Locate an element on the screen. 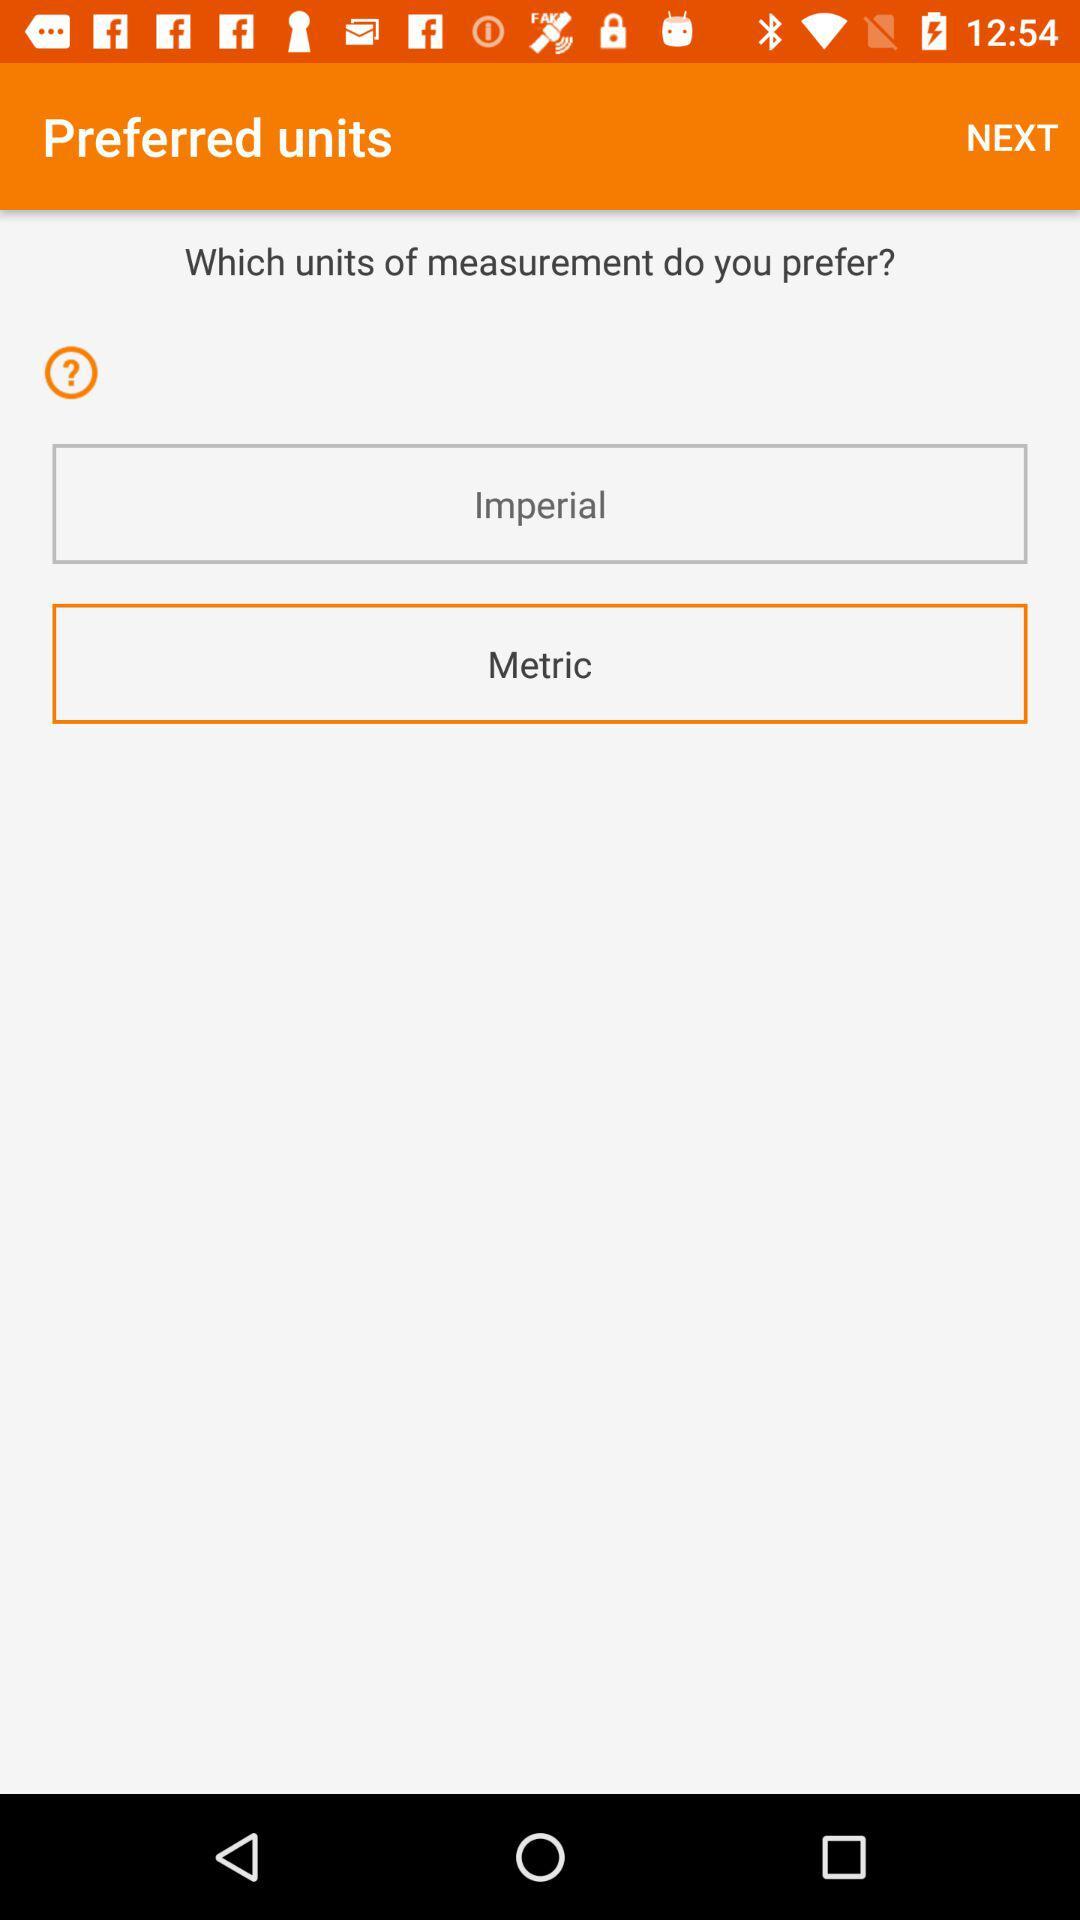 This screenshot has width=1080, height=1920. the icon below the imperial app is located at coordinates (540, 663).